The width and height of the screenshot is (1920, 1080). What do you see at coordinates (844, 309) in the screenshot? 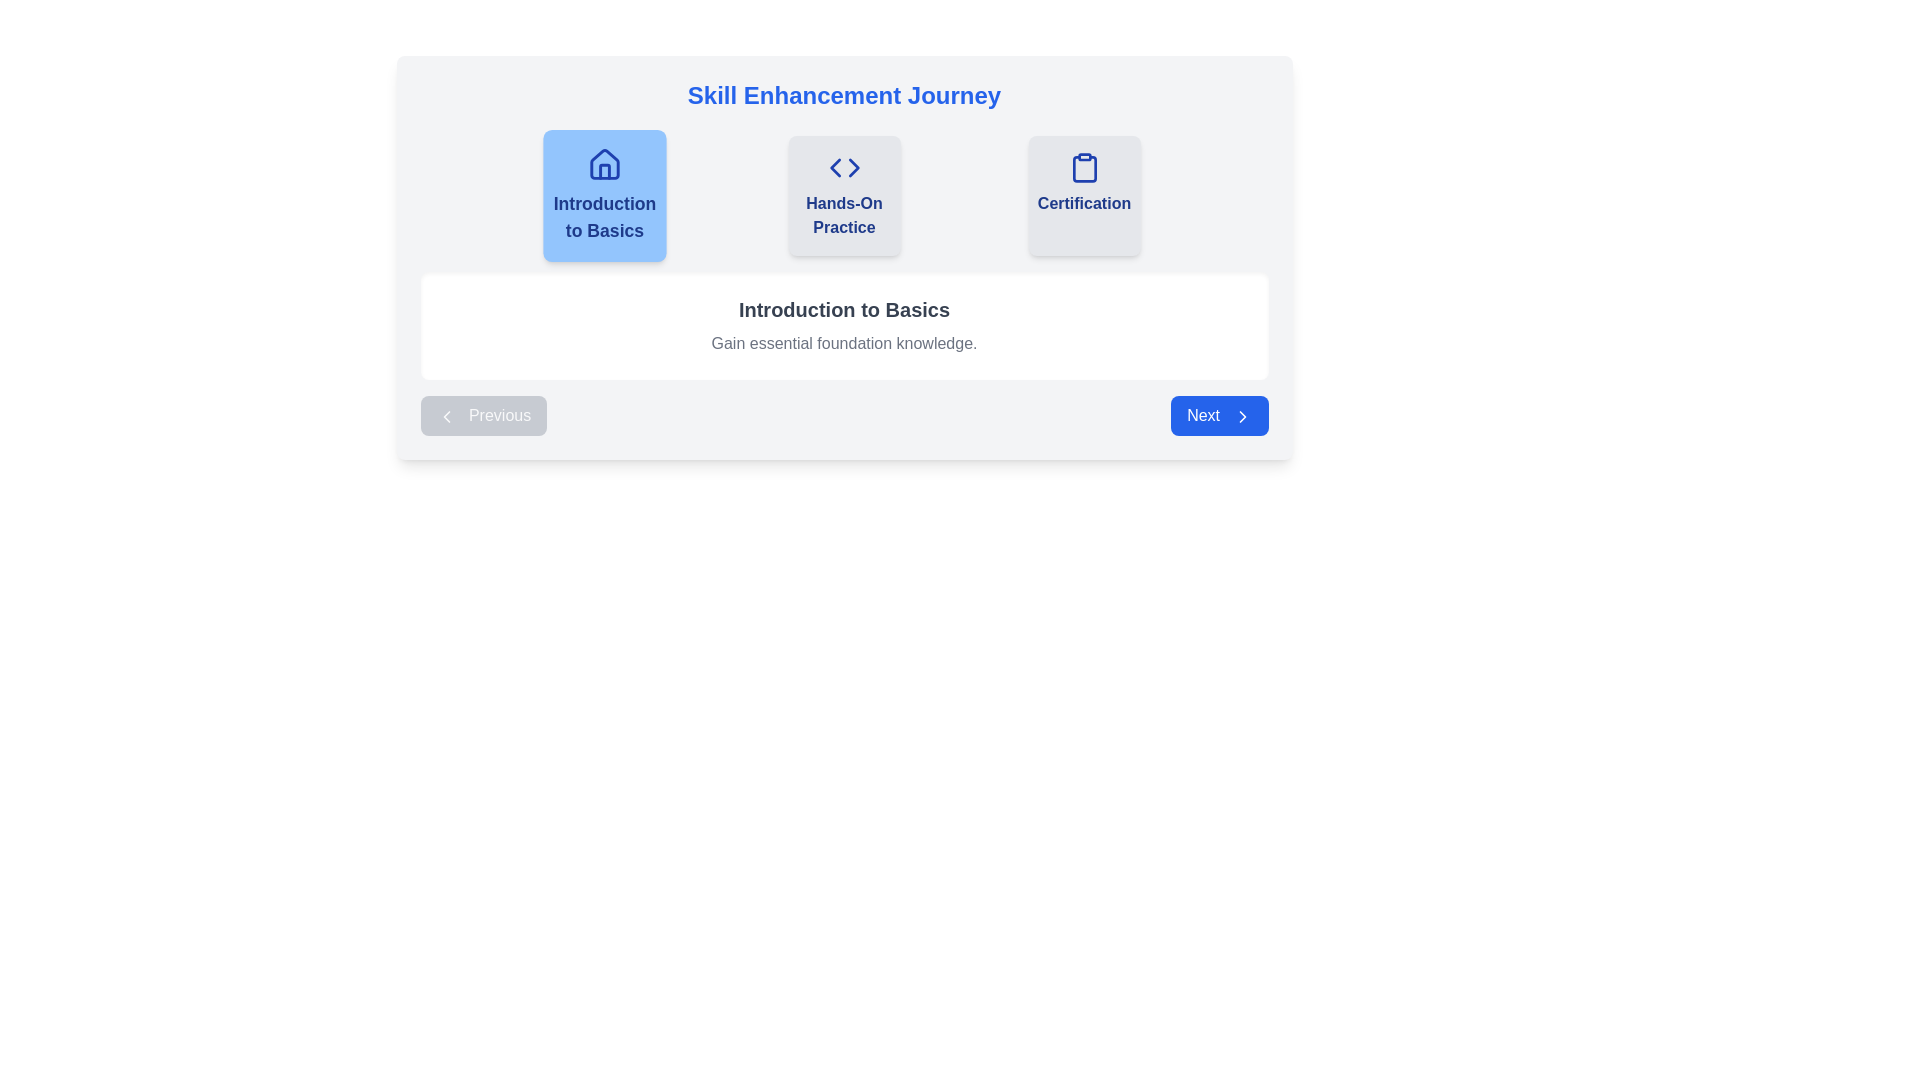
I see `the text label or heading displaying 'Introduction to Basics' in bold, extra-large gray font, which is centered in a card-like section of the interface` at bounding box center [844, 309].